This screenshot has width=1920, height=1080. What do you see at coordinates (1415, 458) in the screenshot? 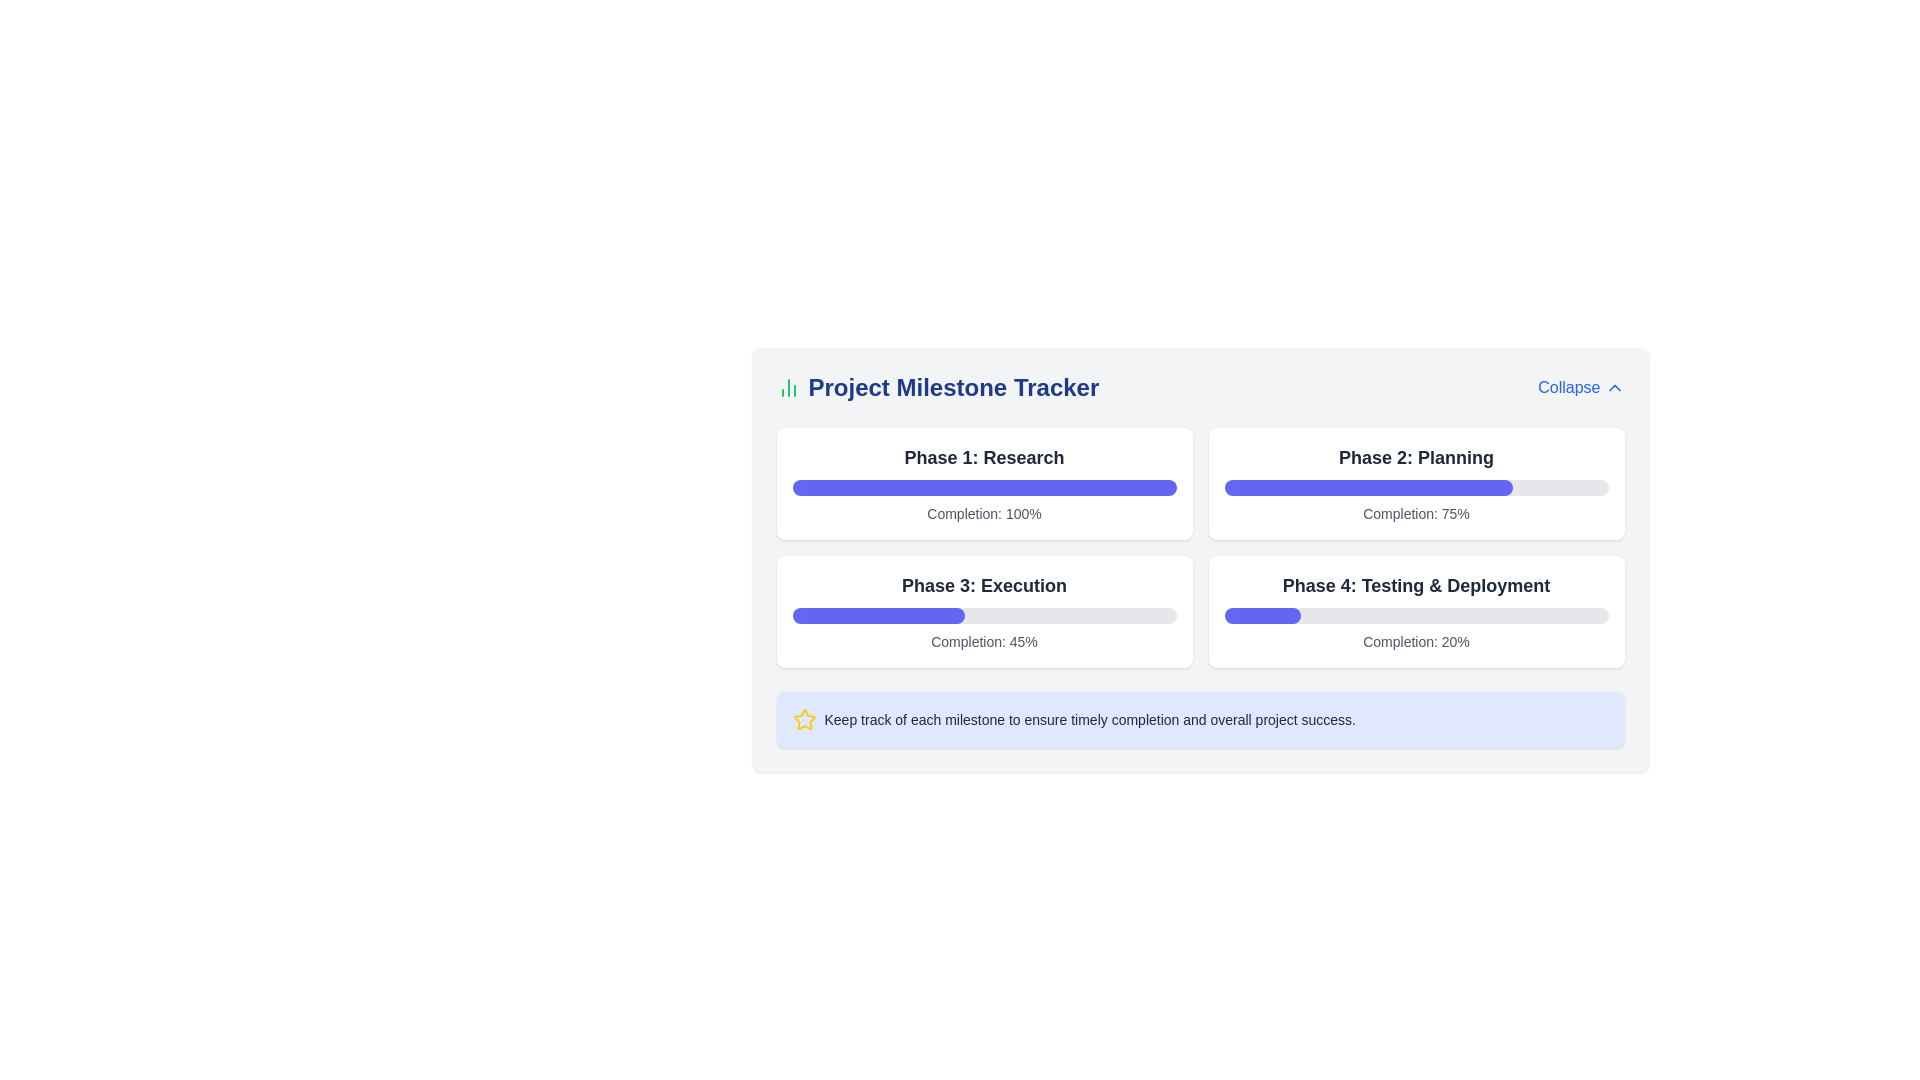
I see `the text label indicating the title for the 'Phase 2' section in the project tracker, which is positioned at the top-center of the 'Phase 2: Planning' section` at bounding box center [1415, 458].